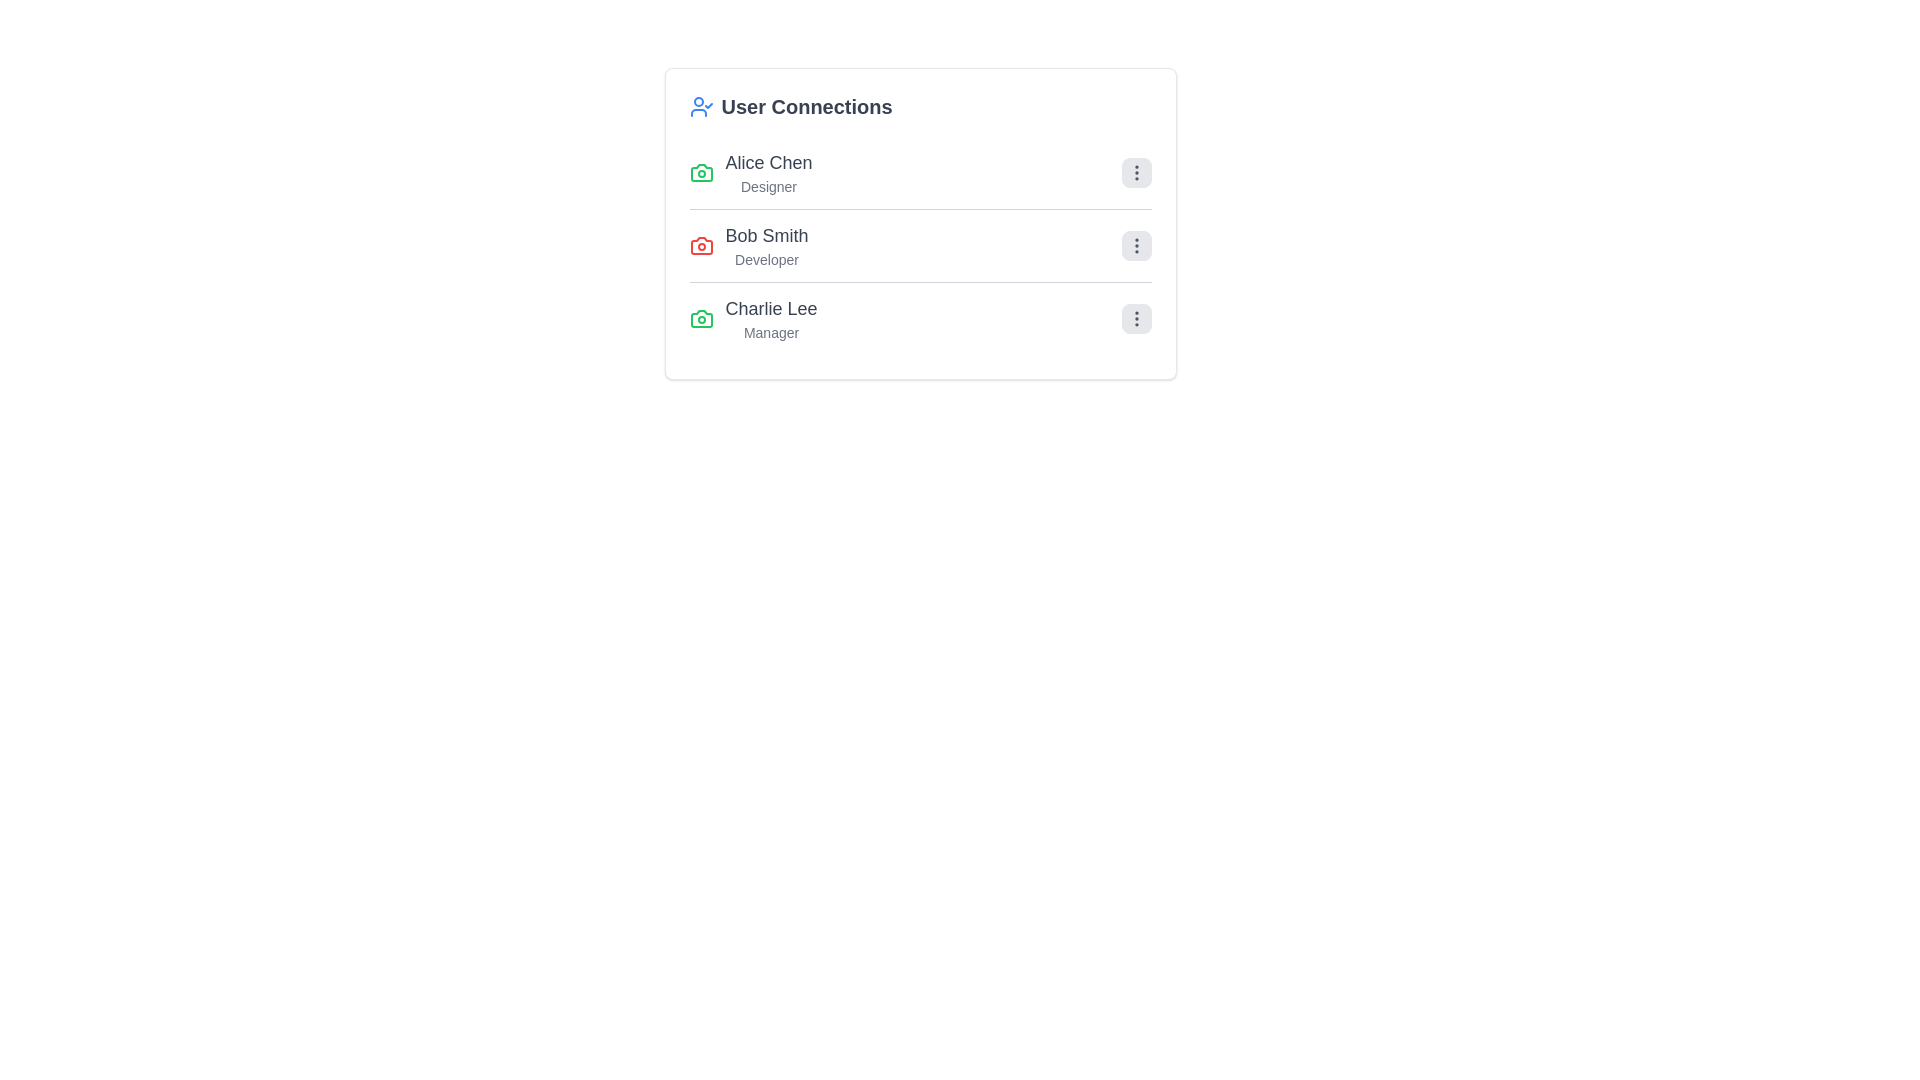 This screenshot has width=1920, height=1080. What do you see at coordinates (1136, 172) in the screenshot?
I see `the button represented by three vertically aligned dots located on the far right side of the row containing 'Alice Chen Designer' using keyboard navigation and activate it with the Enter key` at bounding box center [1136, 172].